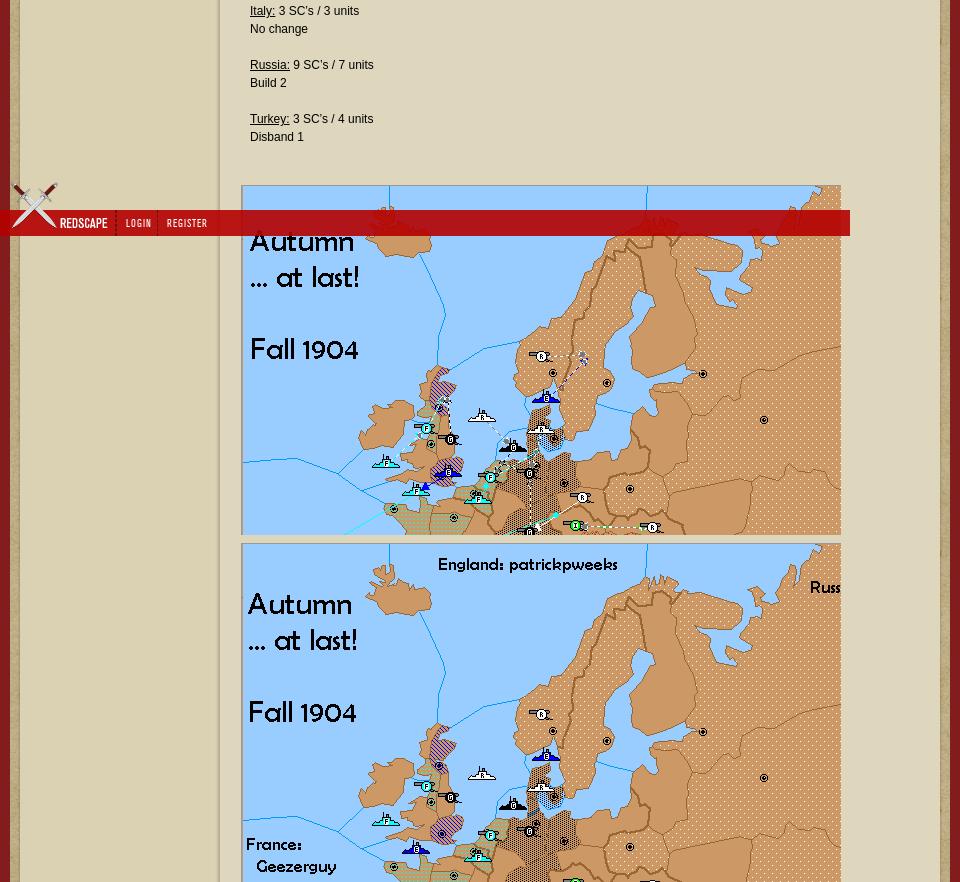 The width and height of the screenshot is (960, 882). Describe the element at coordinates (275, 136) in the screenshot. I see `'Disband 1'` at that location.